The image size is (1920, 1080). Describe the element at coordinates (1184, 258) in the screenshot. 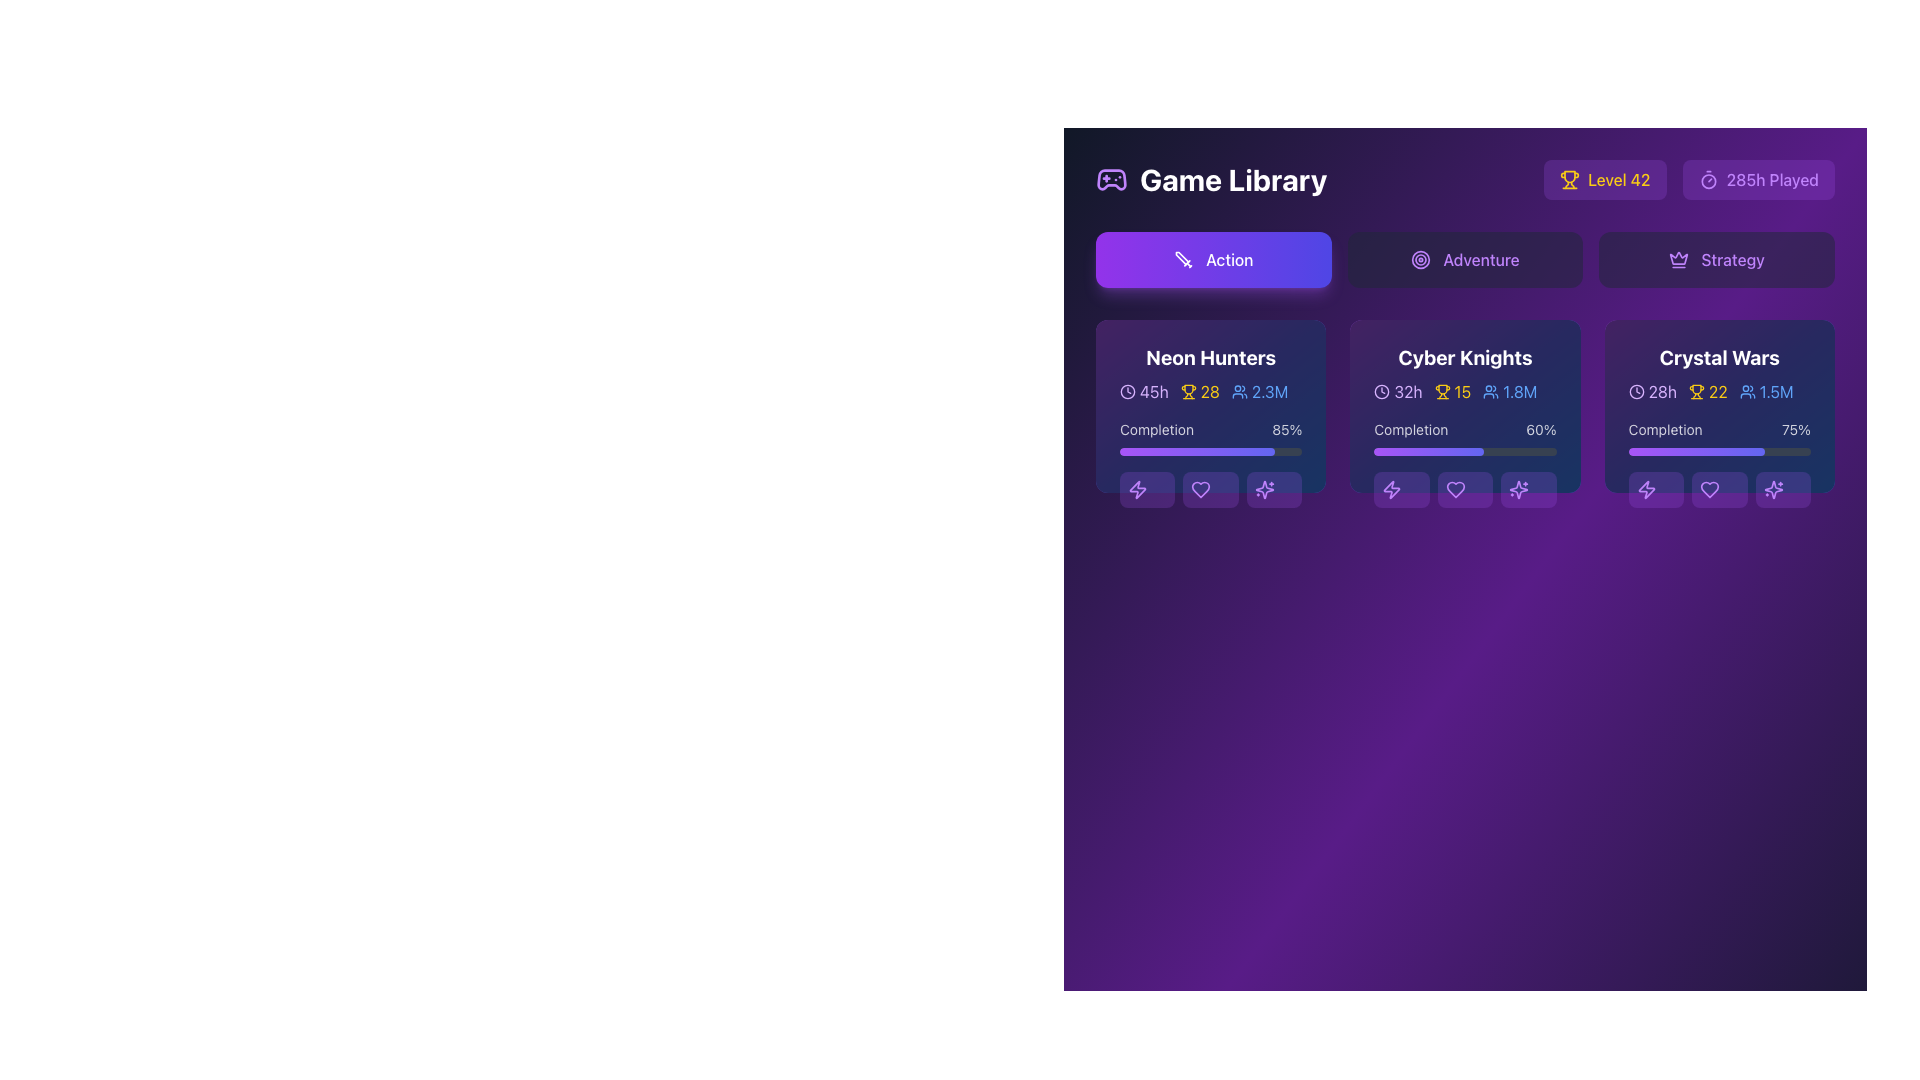

I see `the icon that symbolizes the 'Action' category on the purple button labeled 'Action', located at the left section of the button` at that location.